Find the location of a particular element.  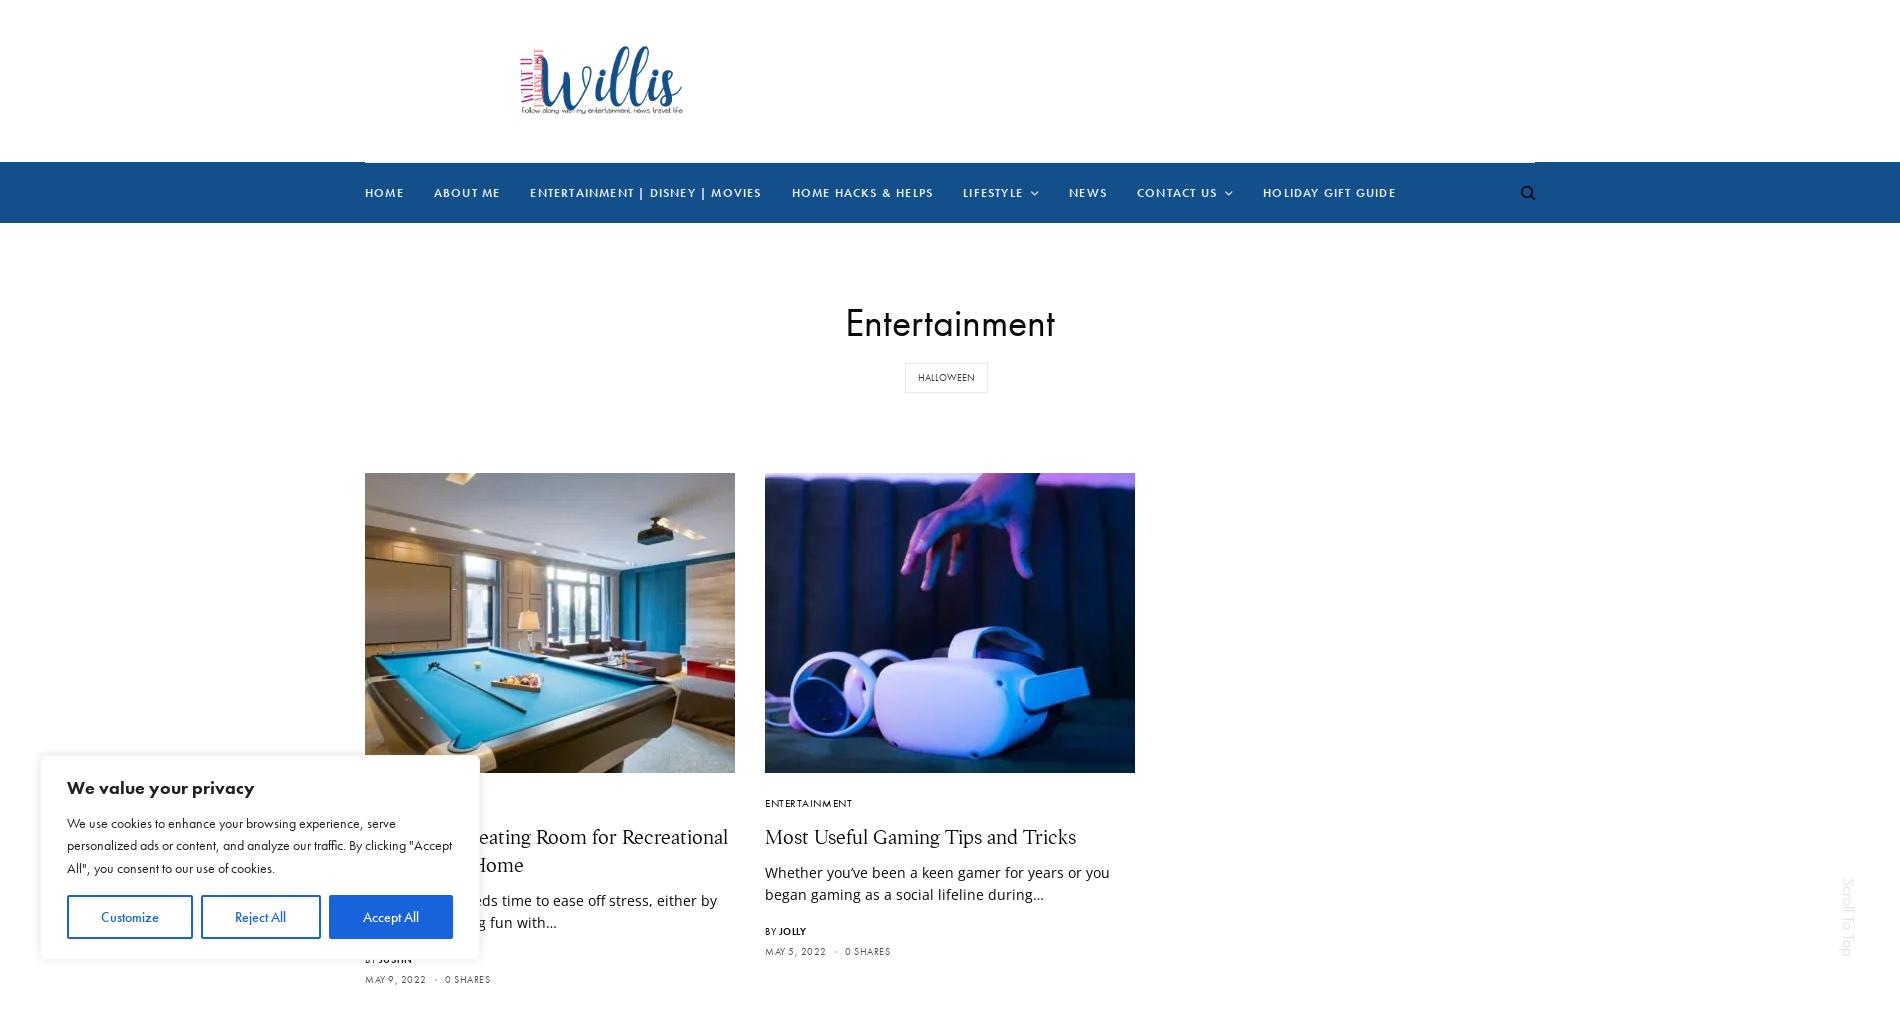

'Jolly' is located at coordinates (790, 930).